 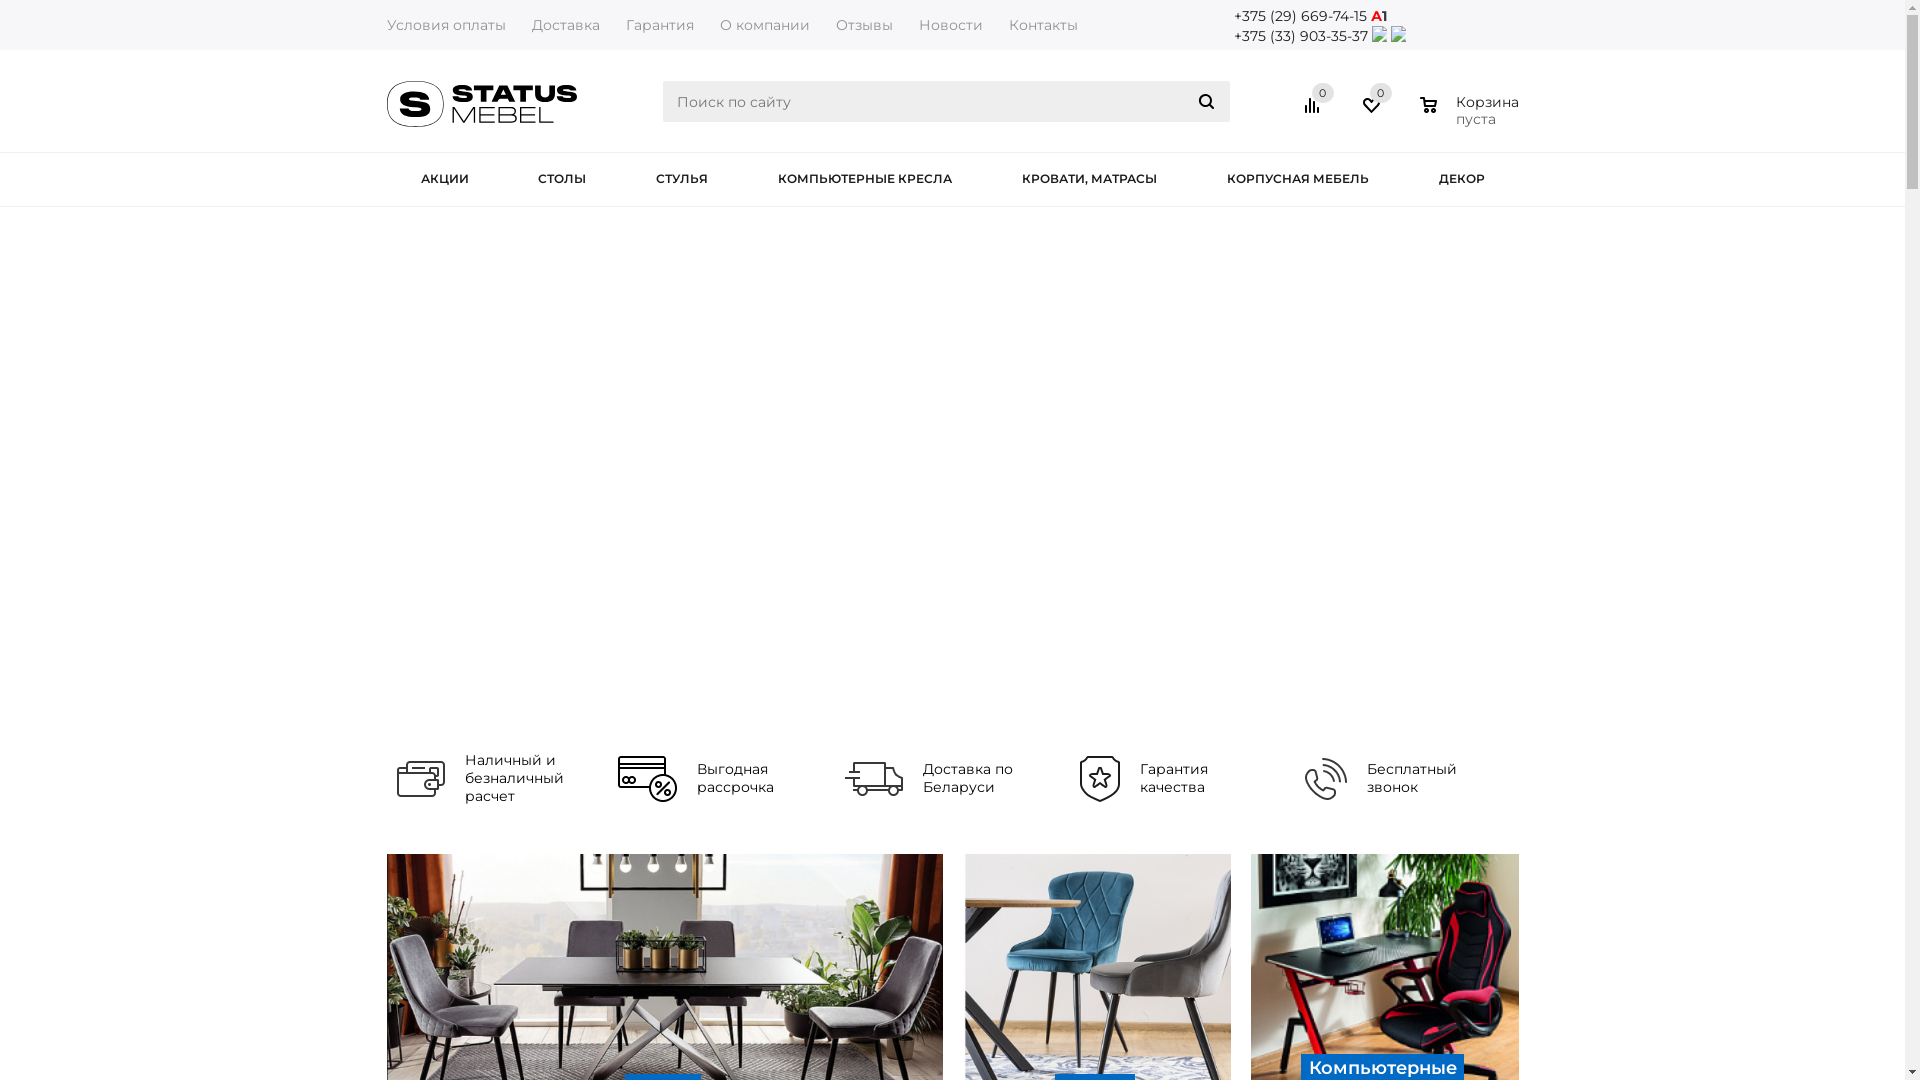 What do you see at coordinates (1311, 55) in the screenshot?
I see `'info@statusmebel.by'` at bounding box center [1311, 55].